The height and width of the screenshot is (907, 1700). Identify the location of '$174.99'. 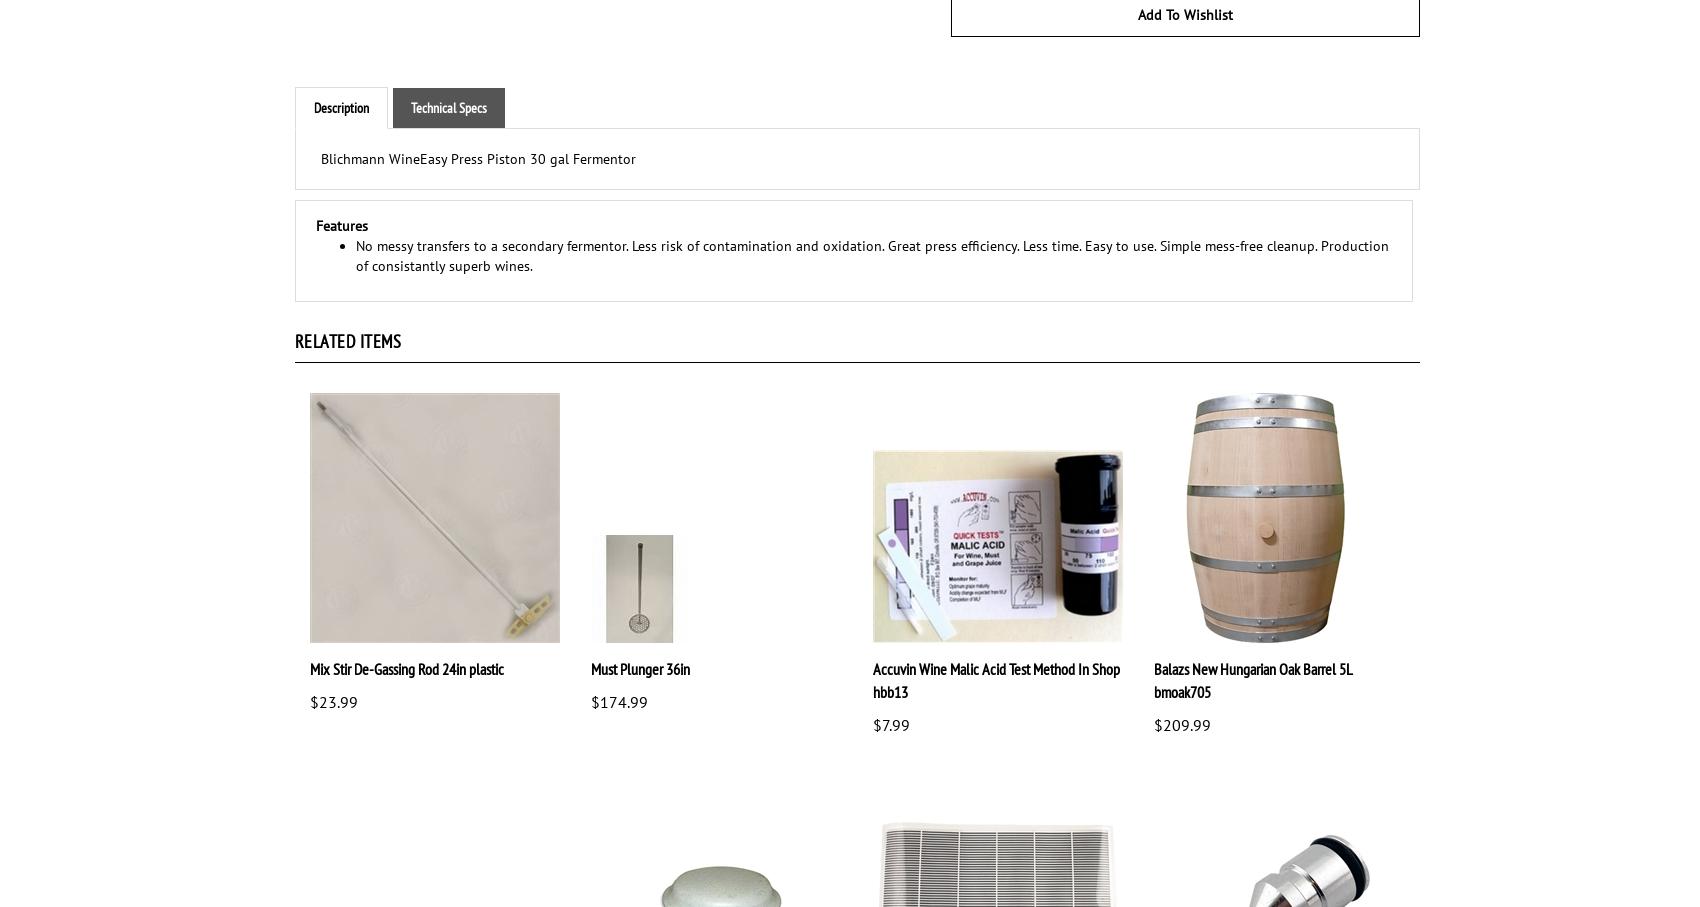
(618, 702).